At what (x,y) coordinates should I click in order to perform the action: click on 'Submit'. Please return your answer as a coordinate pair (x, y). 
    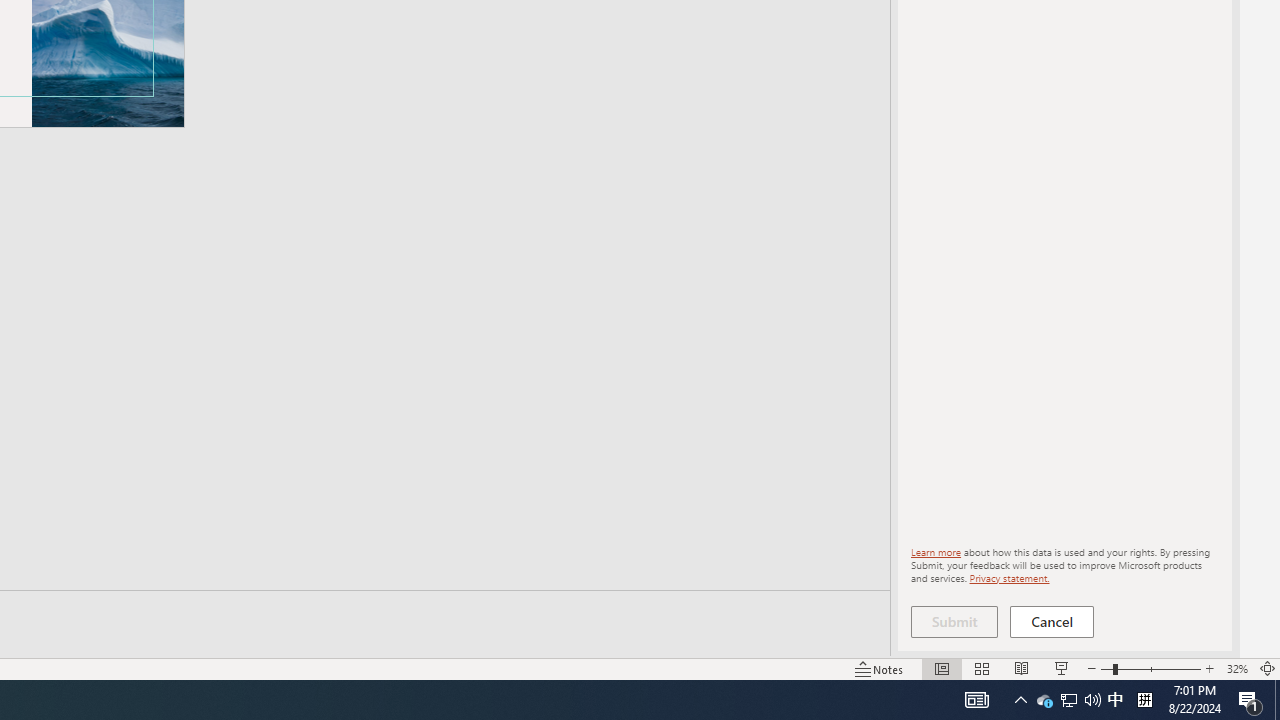
    Looking at the image, I should click on (953, 621).